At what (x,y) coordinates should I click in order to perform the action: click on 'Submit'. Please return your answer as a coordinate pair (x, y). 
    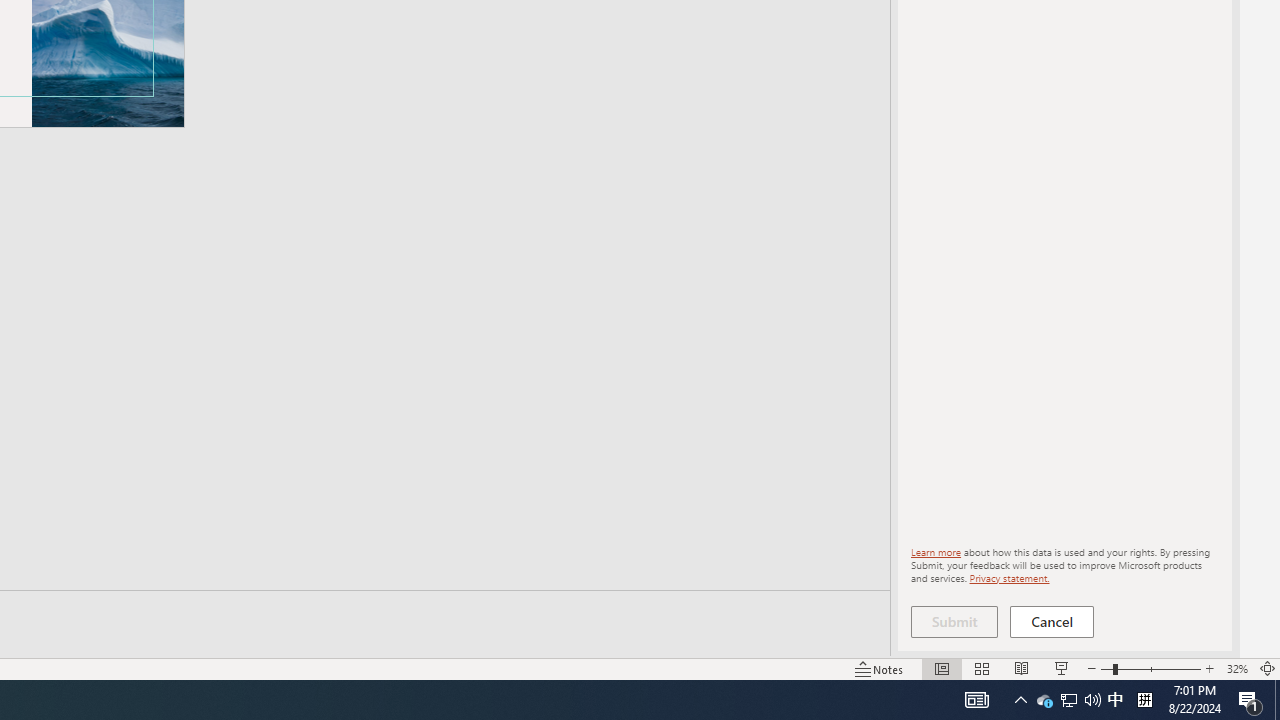
    Looking at the image, I should click on (953, 621).